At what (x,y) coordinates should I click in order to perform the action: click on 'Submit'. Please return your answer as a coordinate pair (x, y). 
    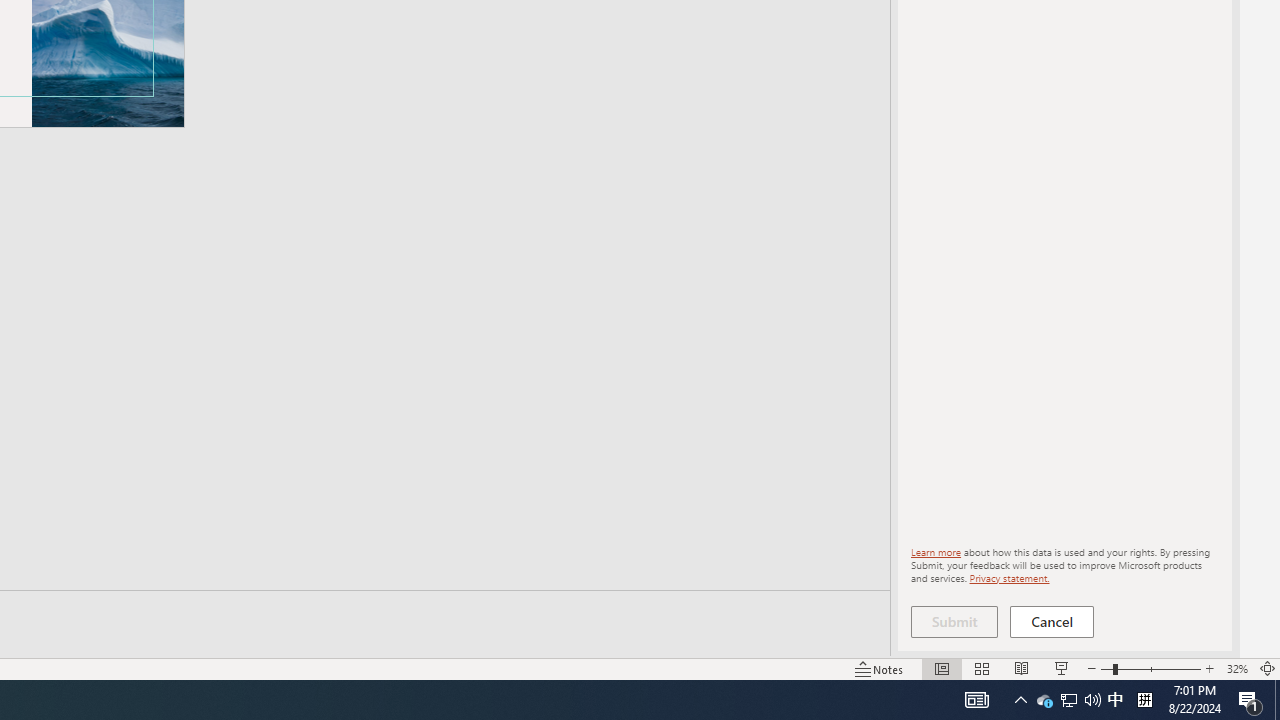
    Looking at the image, I should click on (953, 621).